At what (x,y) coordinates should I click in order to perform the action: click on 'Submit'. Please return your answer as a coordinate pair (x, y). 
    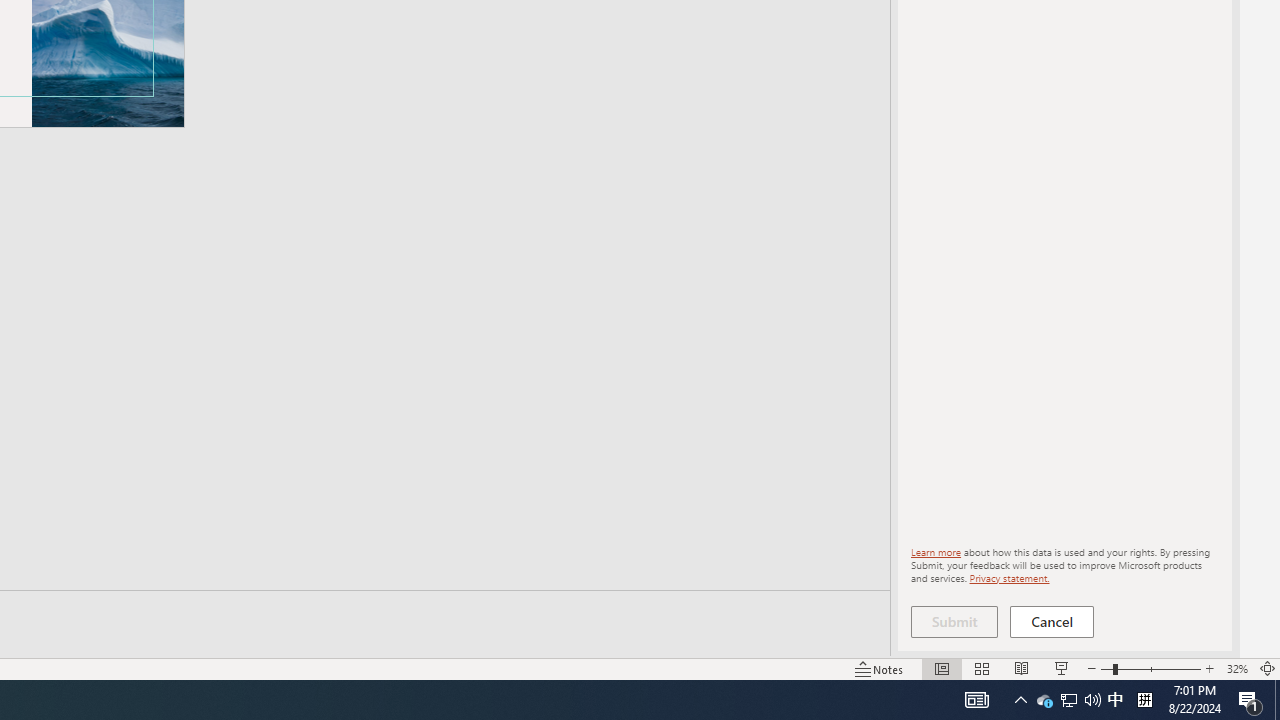
    Looking at the image, I should click on (953, 621).